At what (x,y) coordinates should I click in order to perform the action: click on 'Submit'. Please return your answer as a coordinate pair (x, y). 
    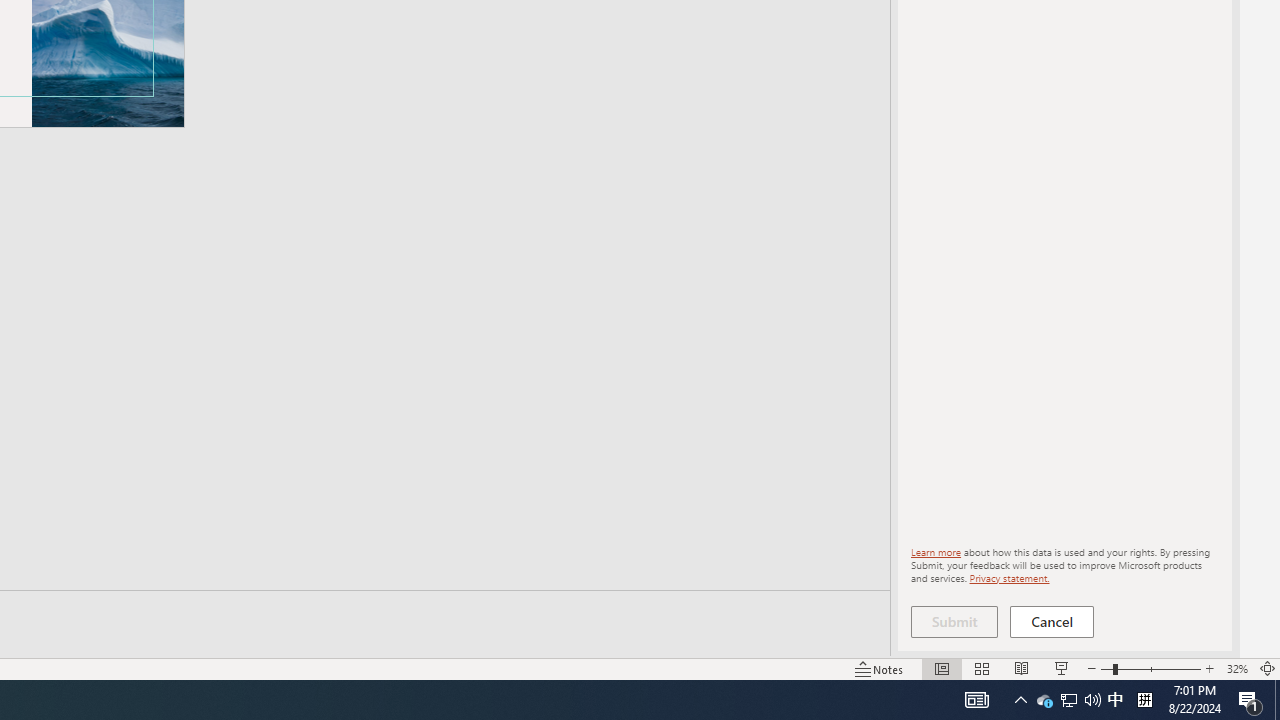
    Looking at the image, I should click on (953, 621).